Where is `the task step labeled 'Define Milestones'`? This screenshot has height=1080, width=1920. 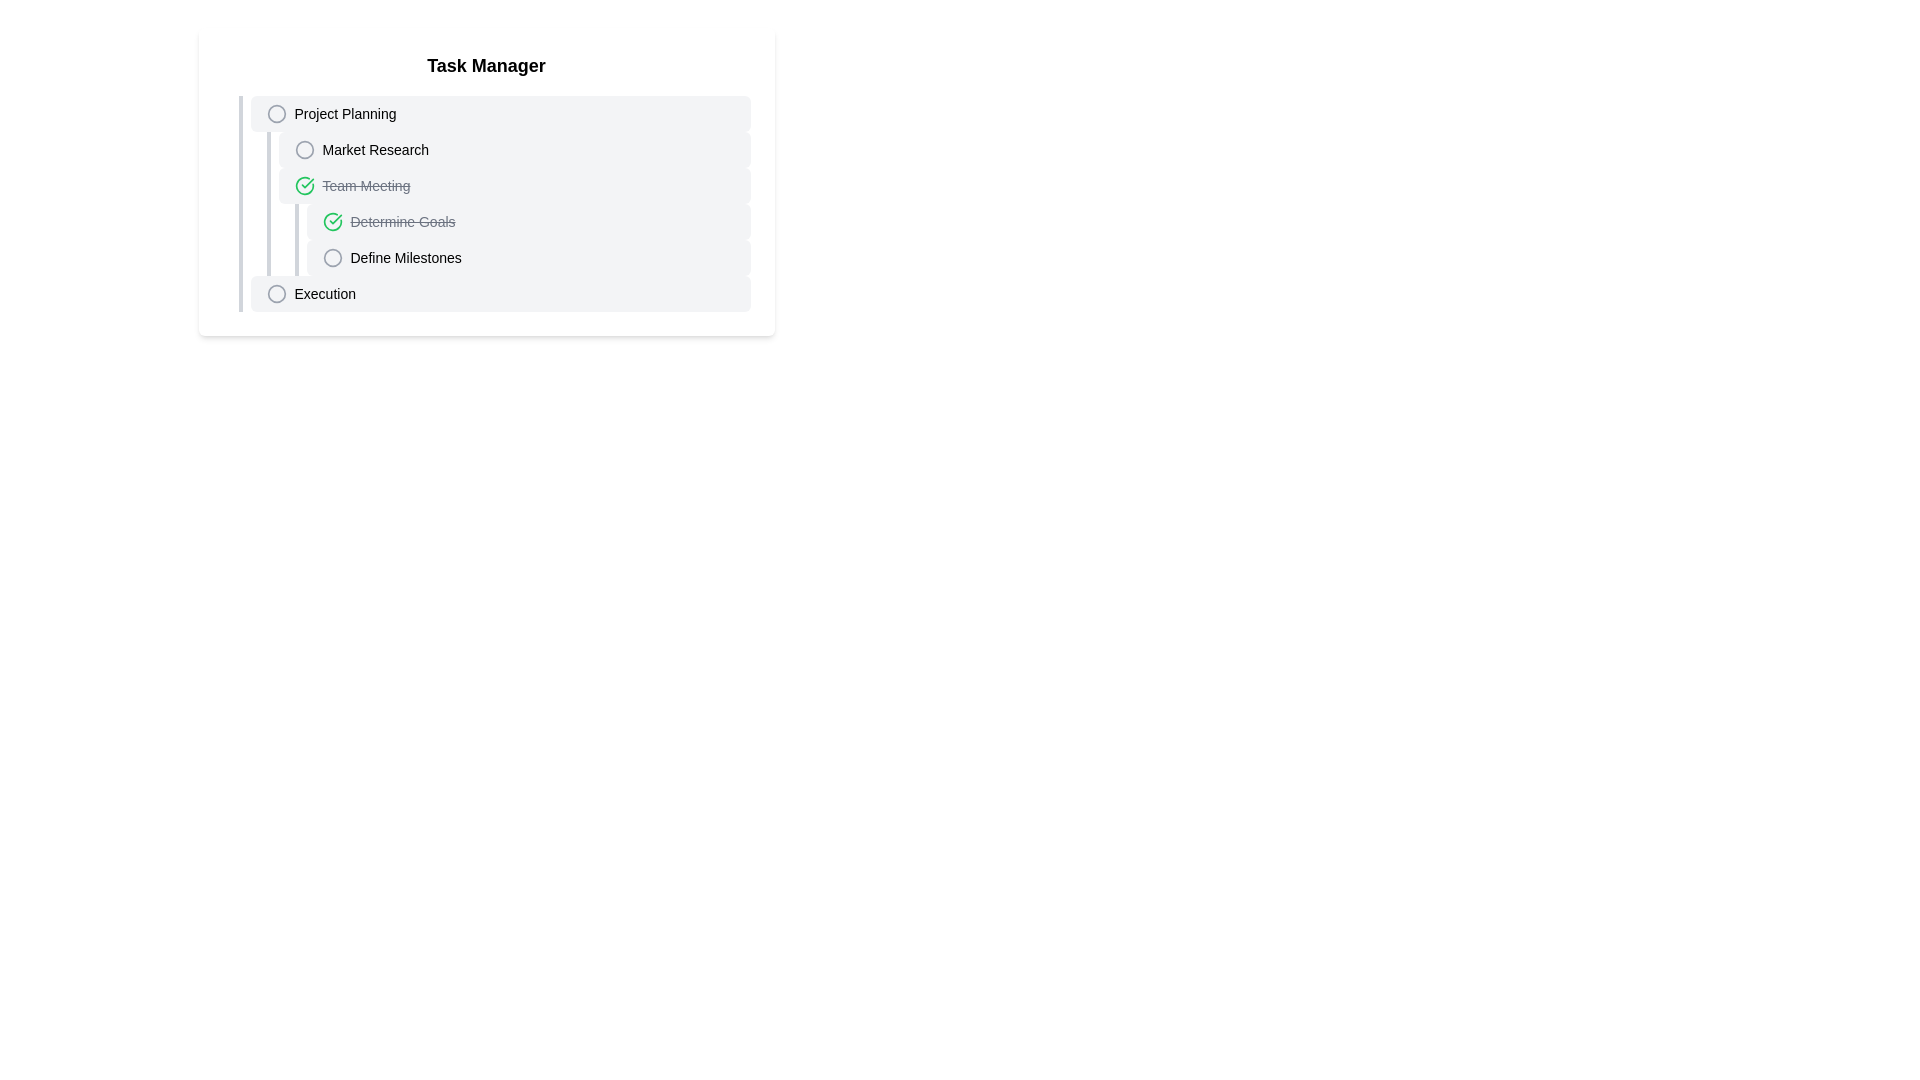 the task step labeled 'Define Milestones' is located at coordinates (522, 257).